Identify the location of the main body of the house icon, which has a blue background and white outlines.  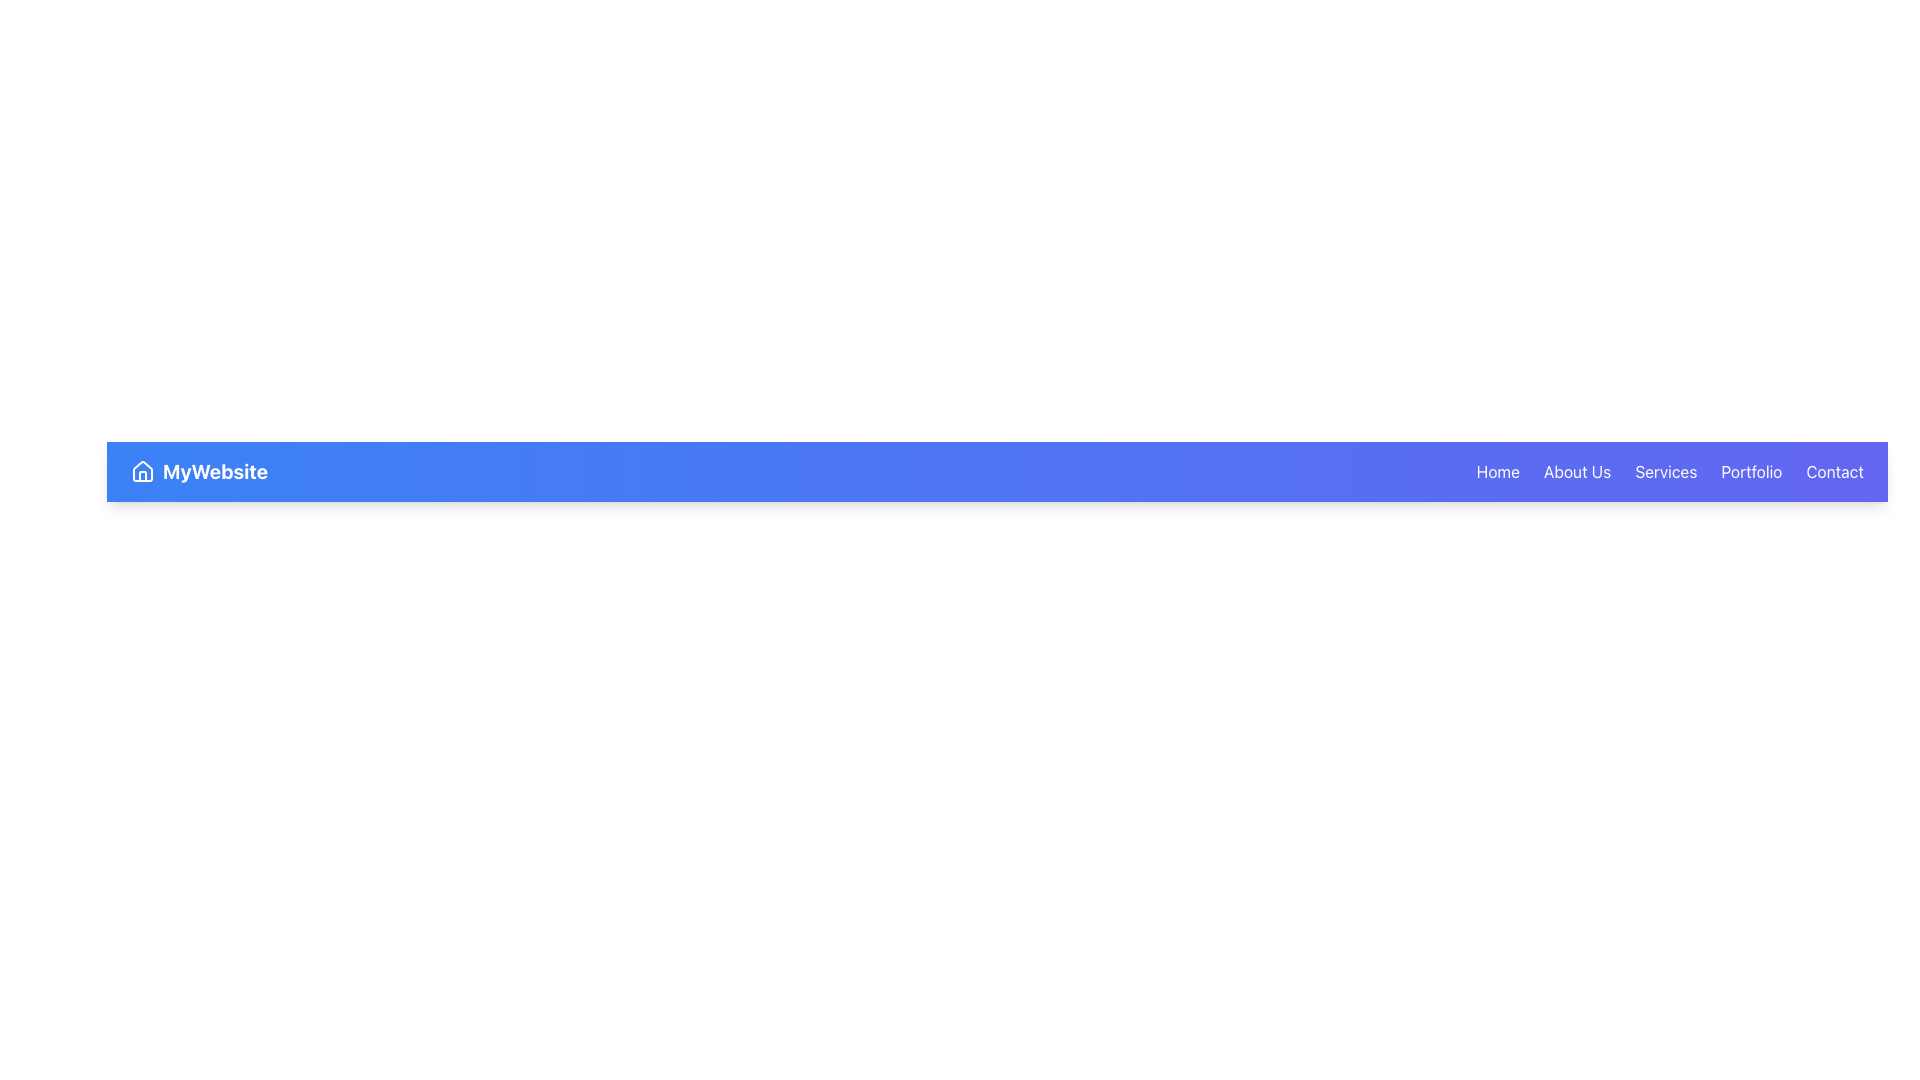
(142, 470).